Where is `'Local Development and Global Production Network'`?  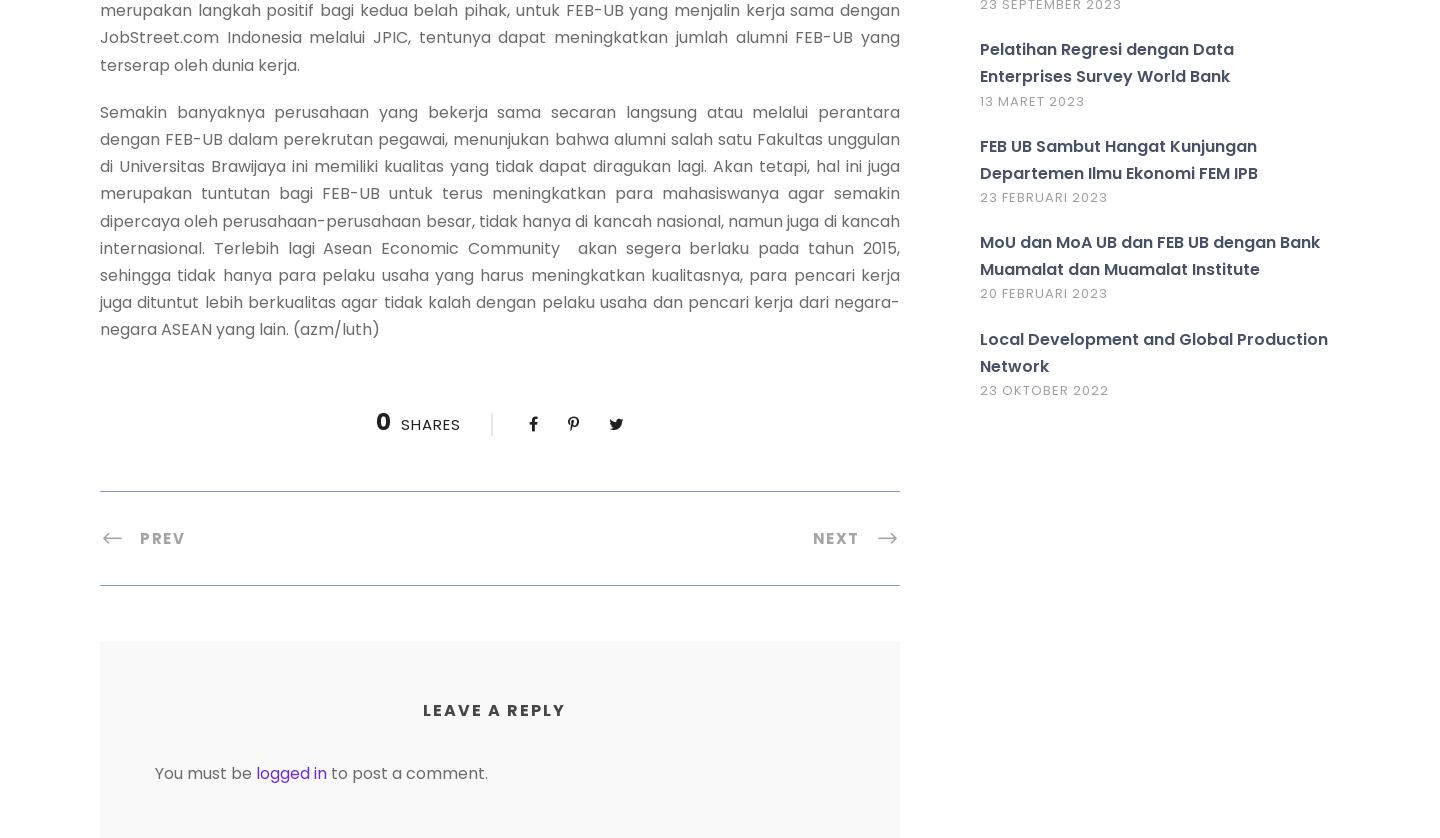
'Local Development and Global Production Network' is located at coordinates (1154, 350).